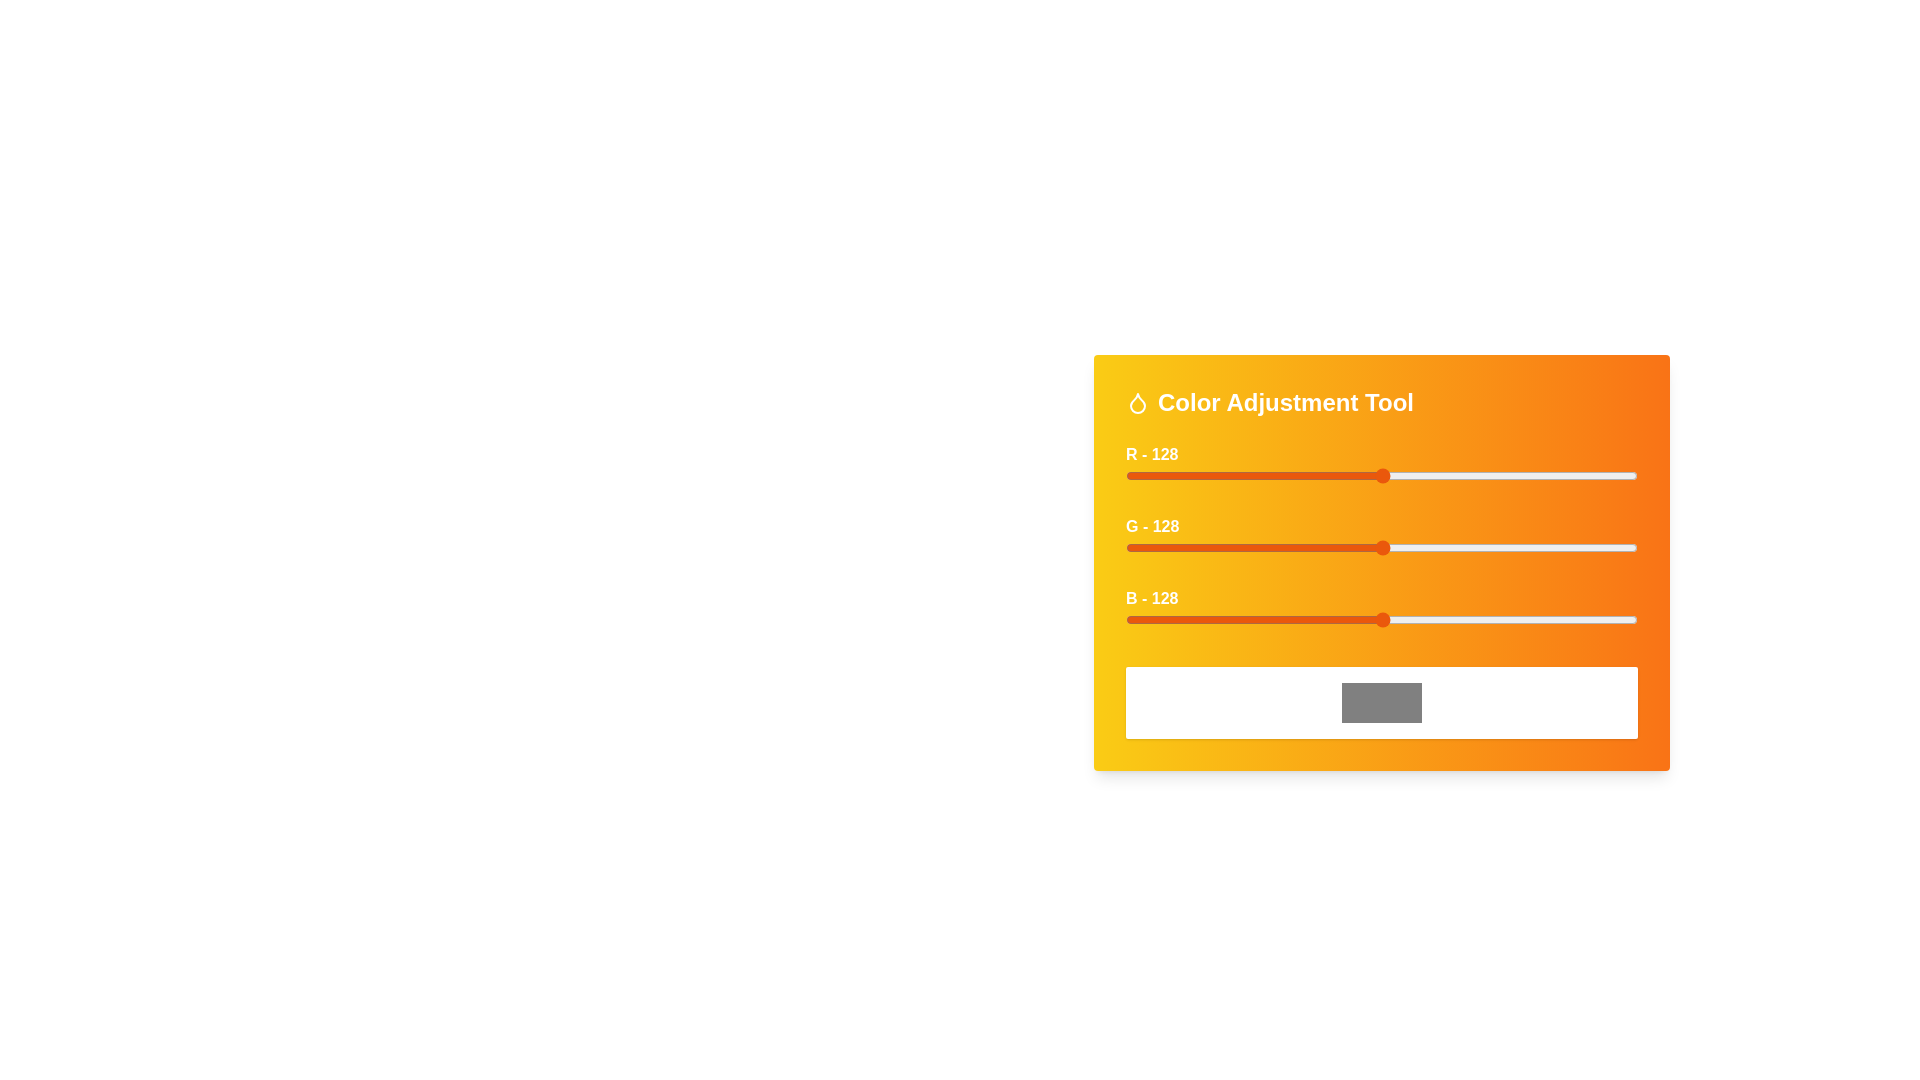 This screenshot has width=1920, height=1080. Describe the element at coordinates (1227, 619) in the screenshot. I see `the blue slider to set the blue intensity to 51` at that location.